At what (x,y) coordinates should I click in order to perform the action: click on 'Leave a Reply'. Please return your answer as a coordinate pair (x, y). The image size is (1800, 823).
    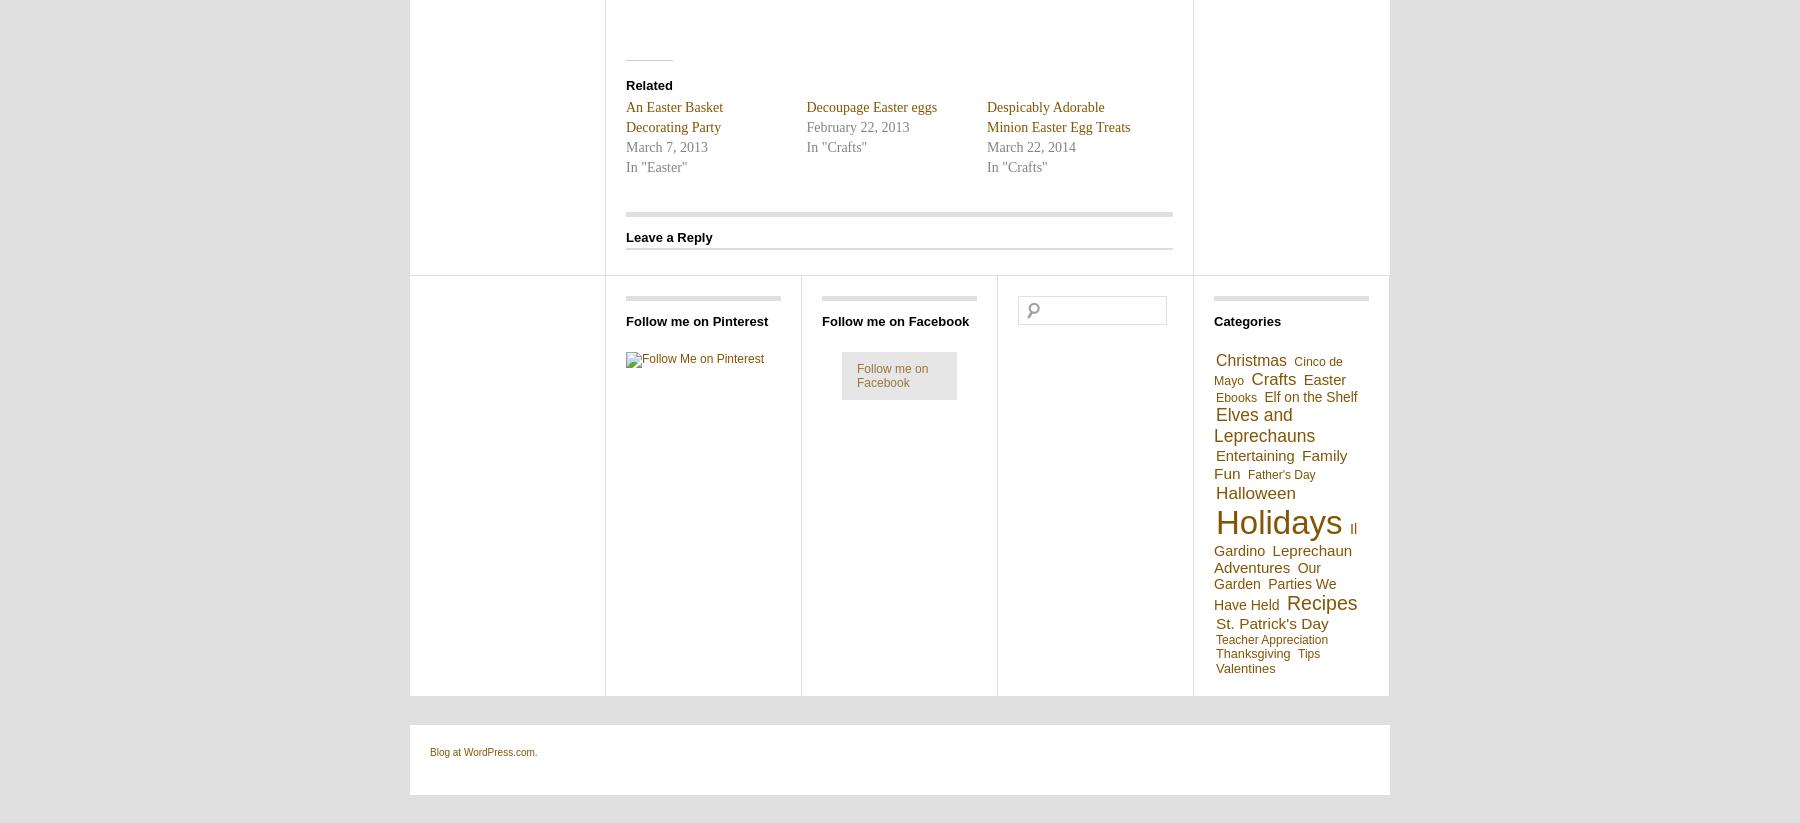
    Looking at the image, I should click on (626, 236).